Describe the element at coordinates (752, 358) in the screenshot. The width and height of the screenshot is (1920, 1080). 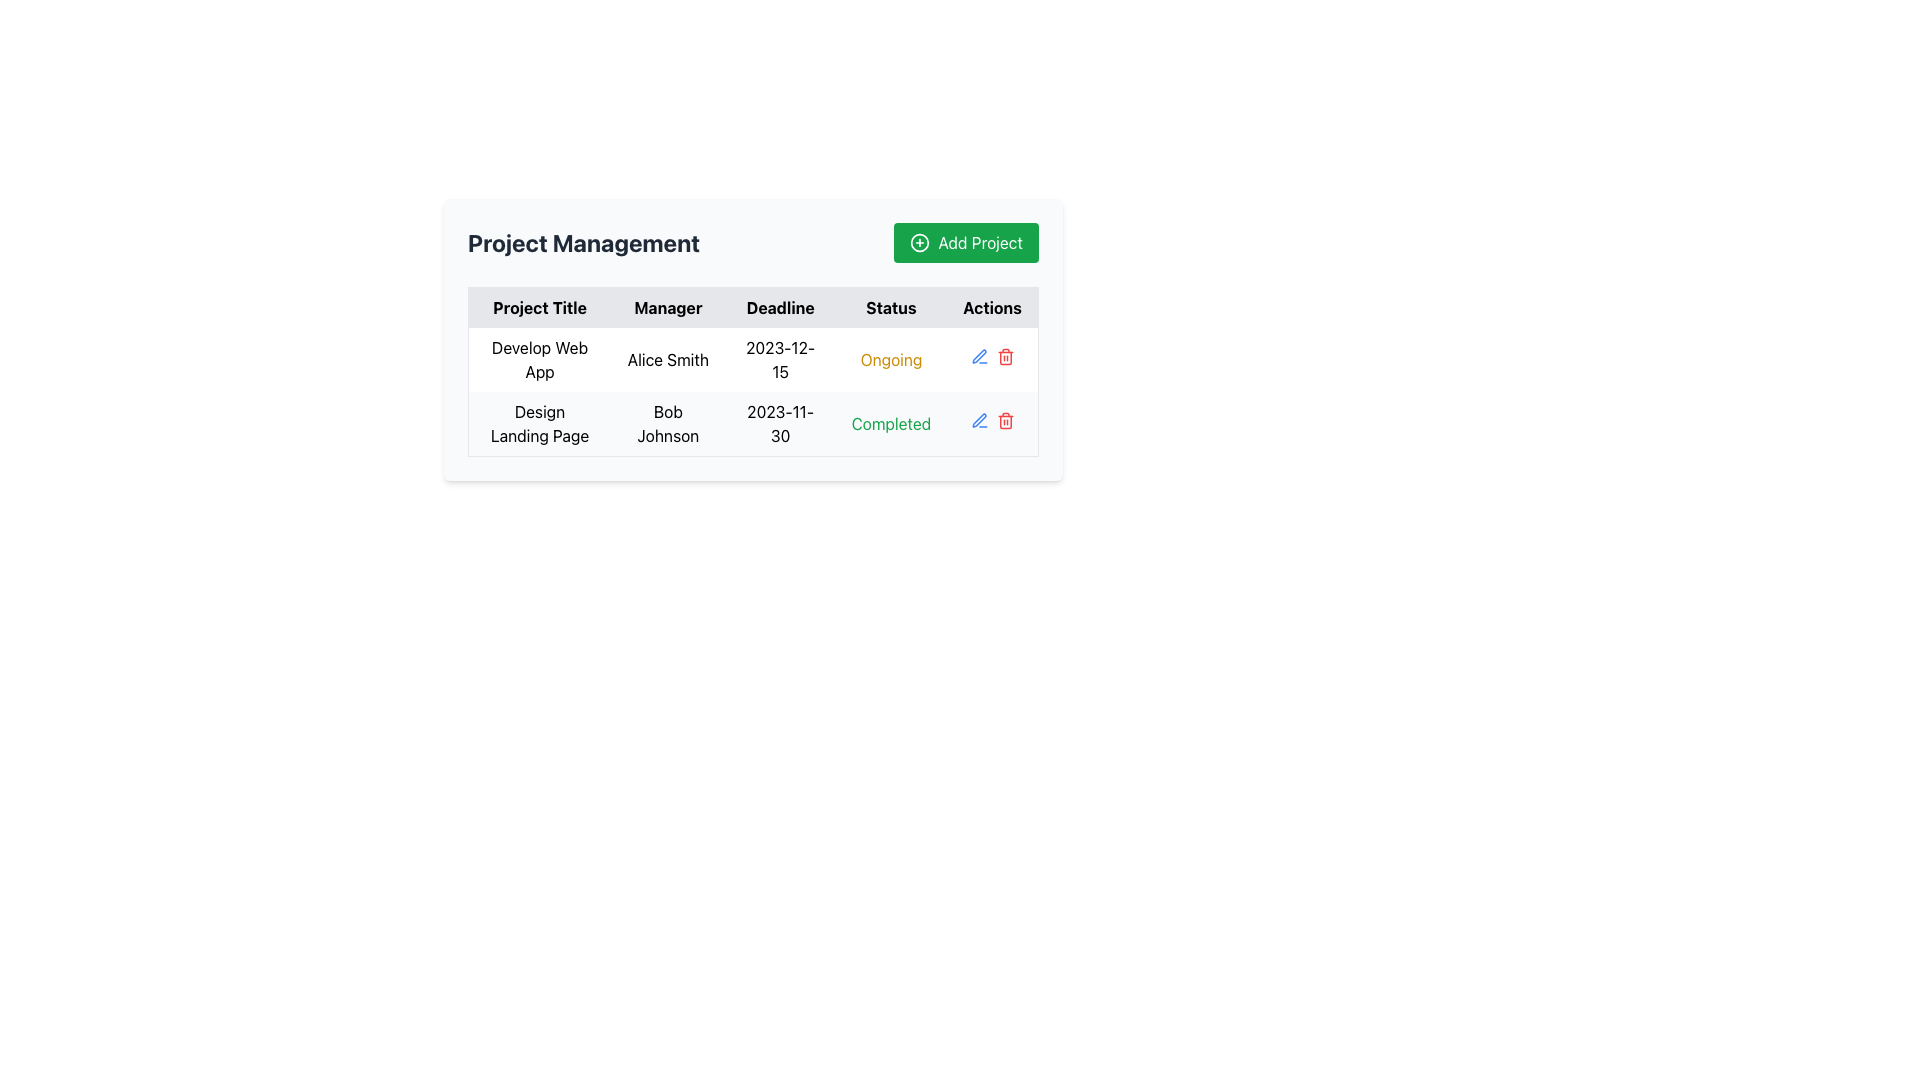
I see `the first row of the Project Management table, which contains the project overview details including title, assigned manager, deadline, and current status` at that location.